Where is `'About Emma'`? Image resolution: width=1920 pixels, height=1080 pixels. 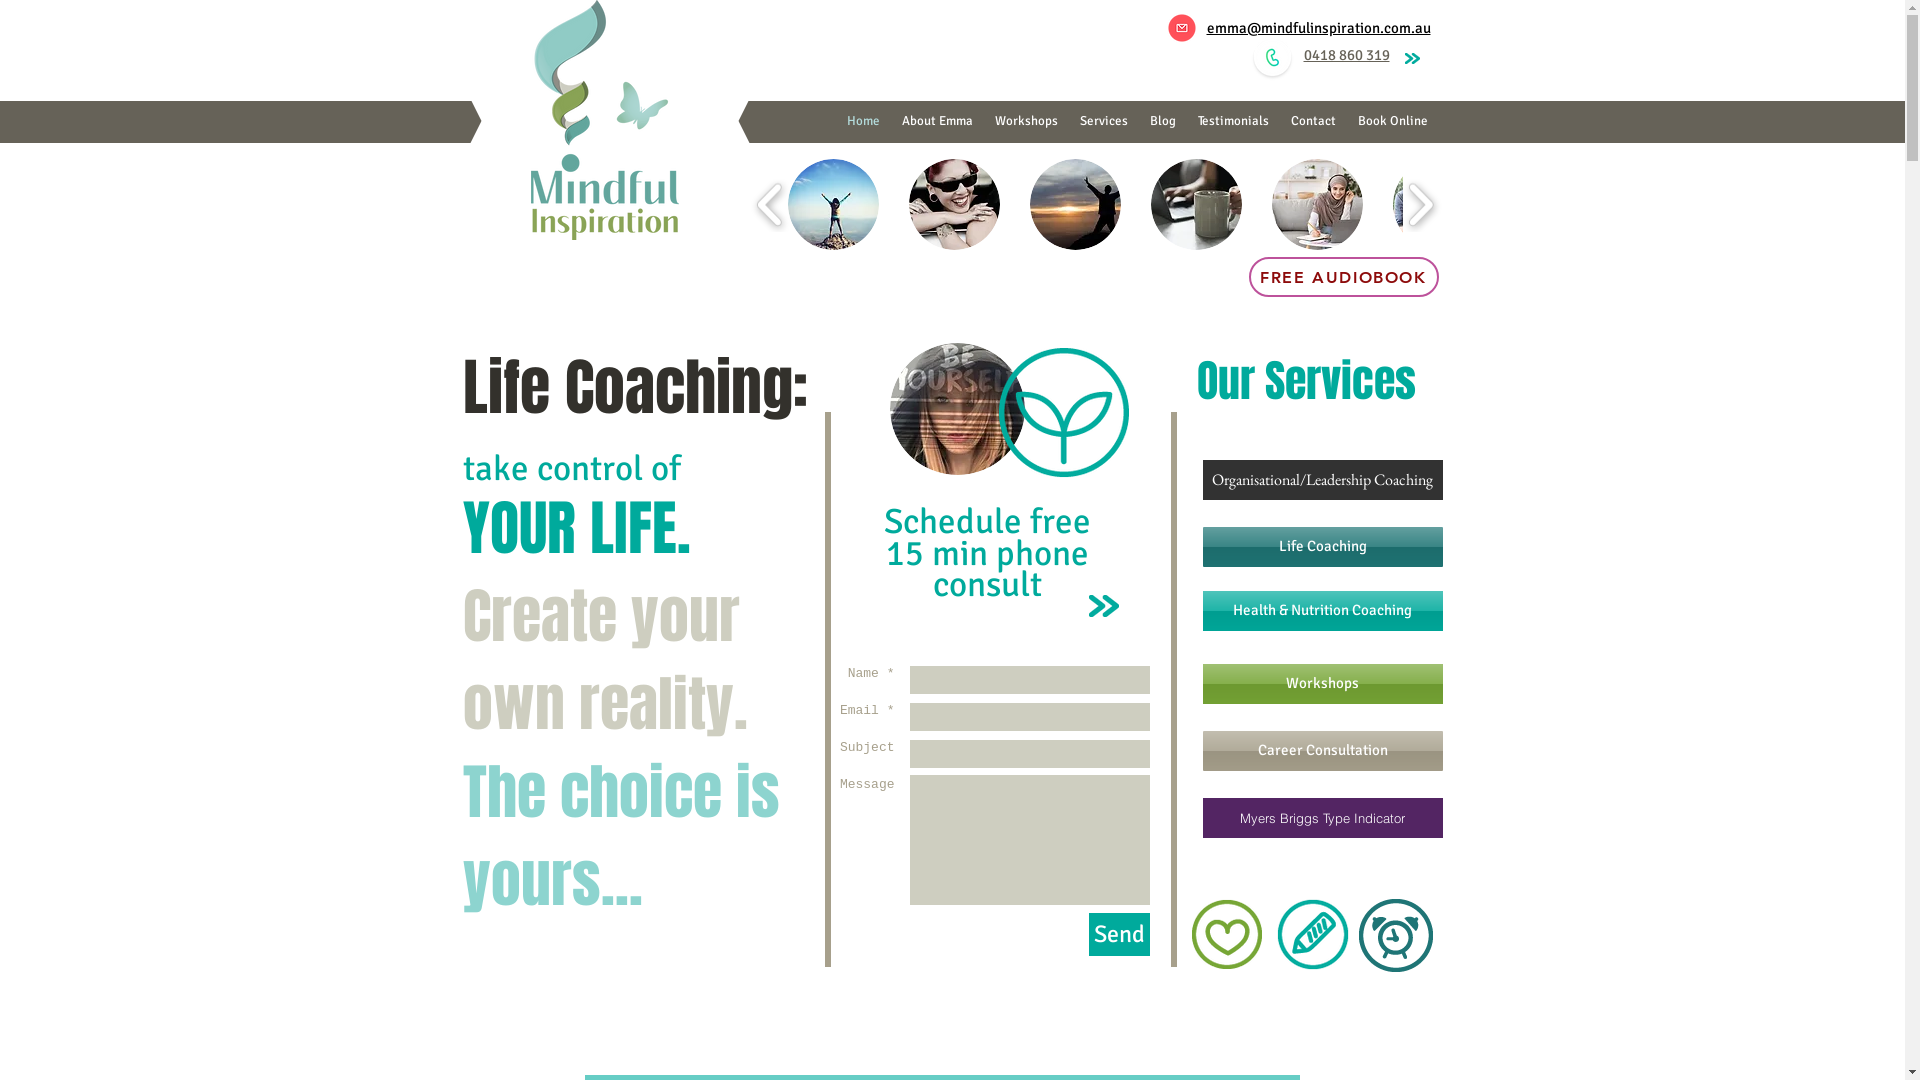
'About Emma' is located at coordinates (935, 121).